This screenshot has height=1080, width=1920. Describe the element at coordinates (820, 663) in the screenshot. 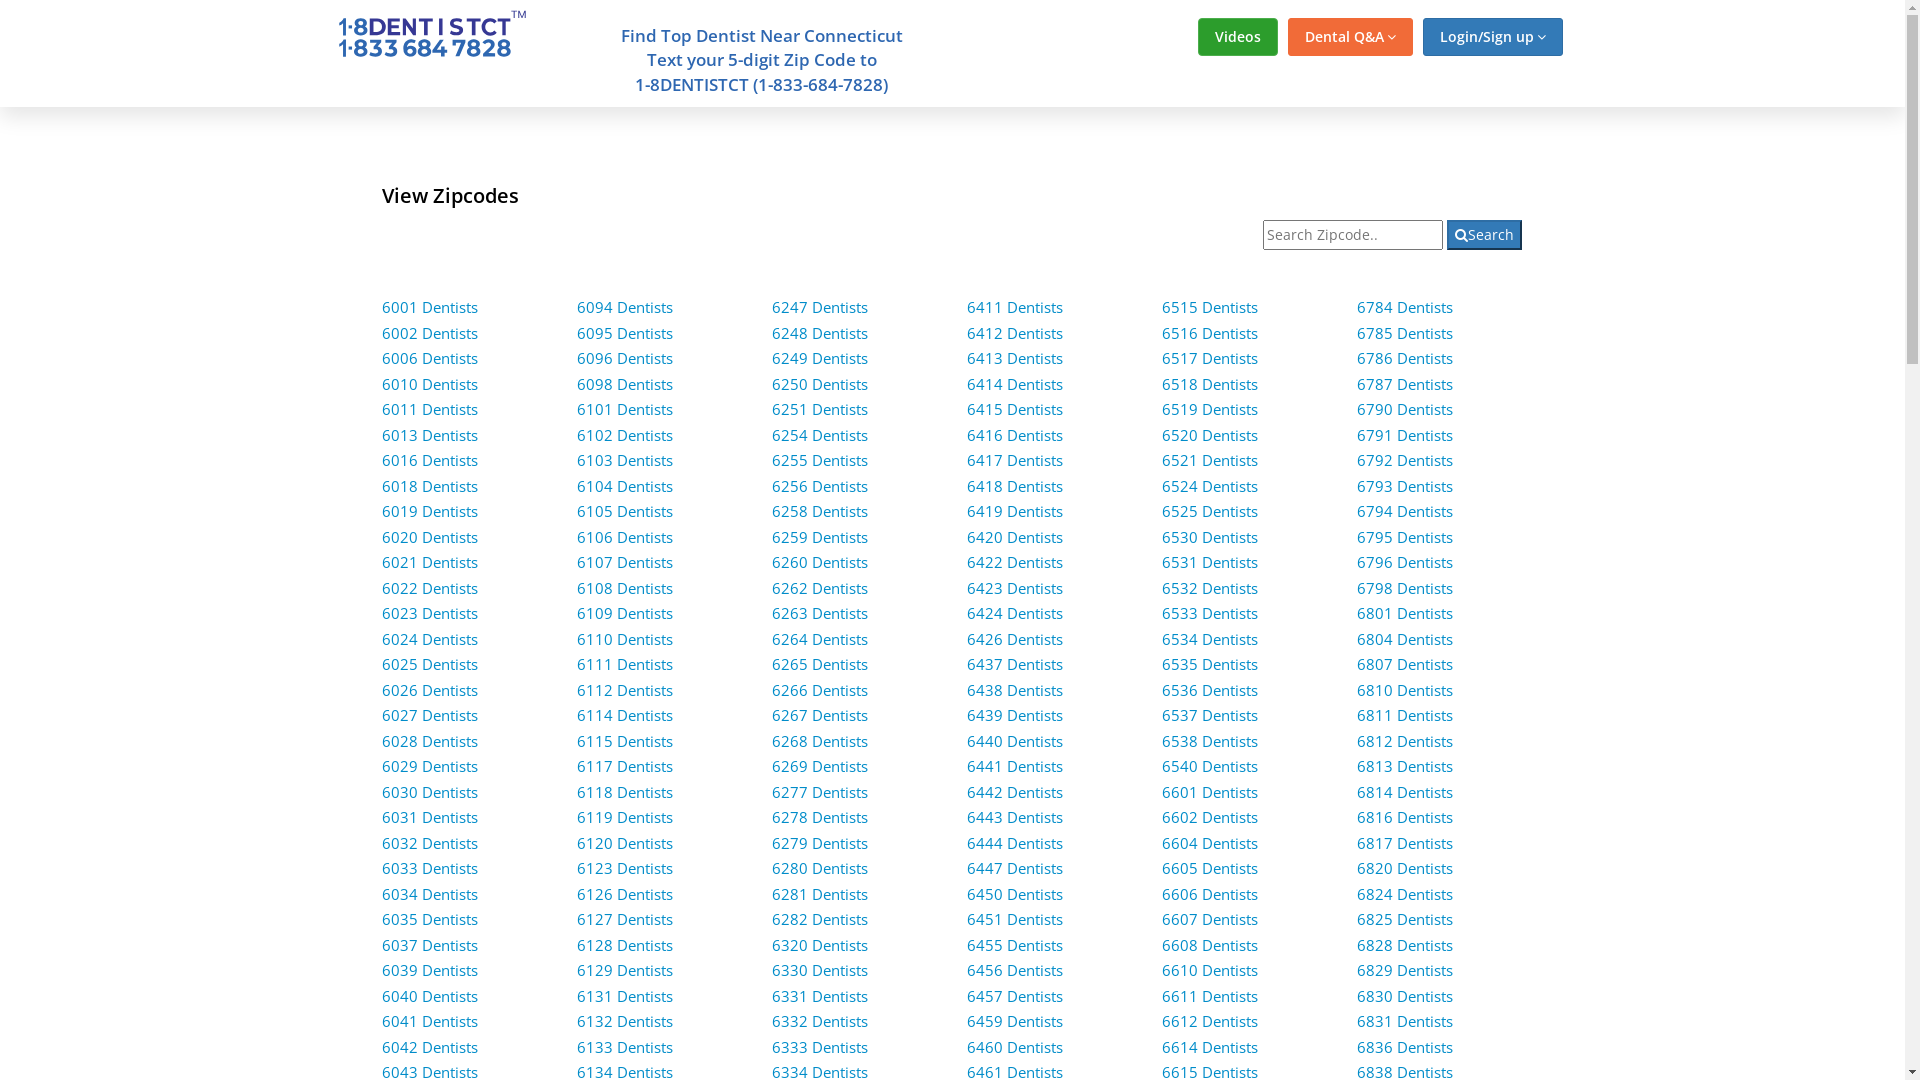

I see `'6265 Dentists'` at that location.